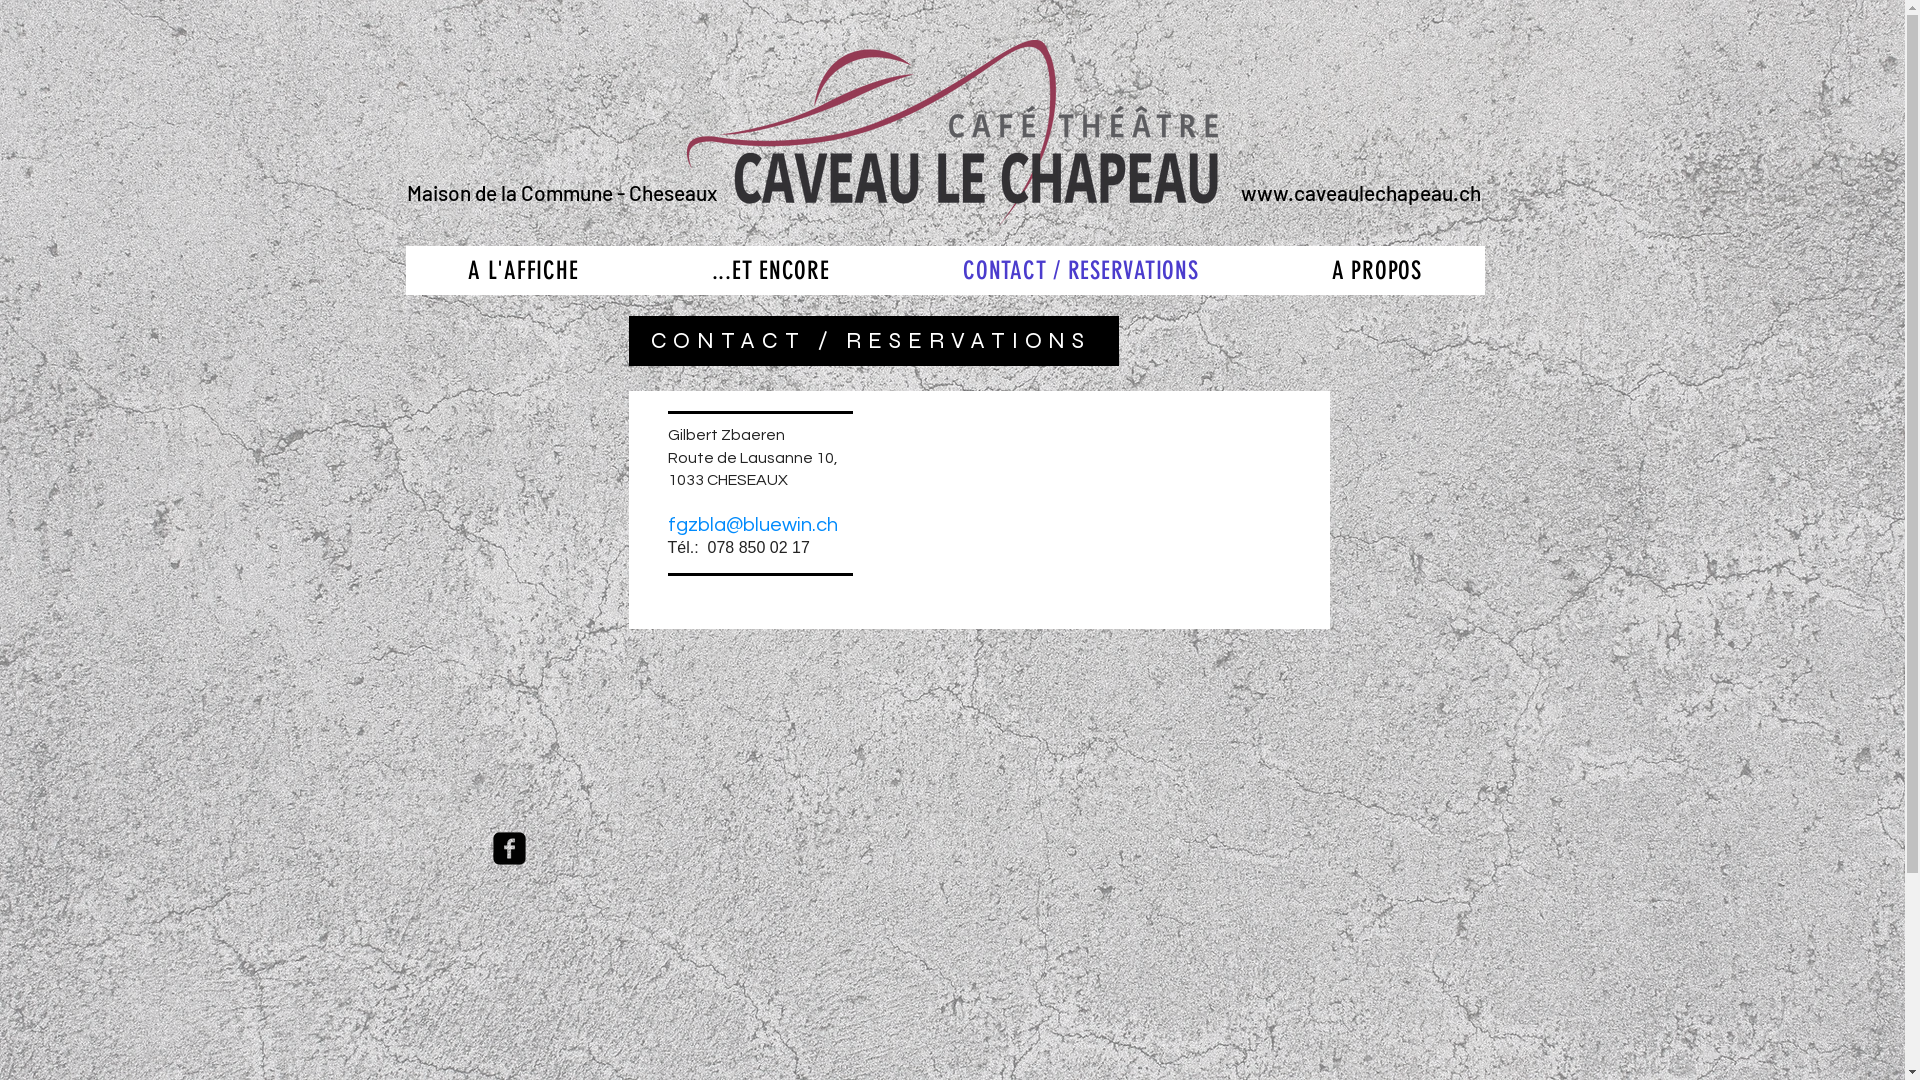  Describe the element at coordinates (1360, 192) in the screenshot. I see `'www.caveaulechapeau.ch'` at that location.